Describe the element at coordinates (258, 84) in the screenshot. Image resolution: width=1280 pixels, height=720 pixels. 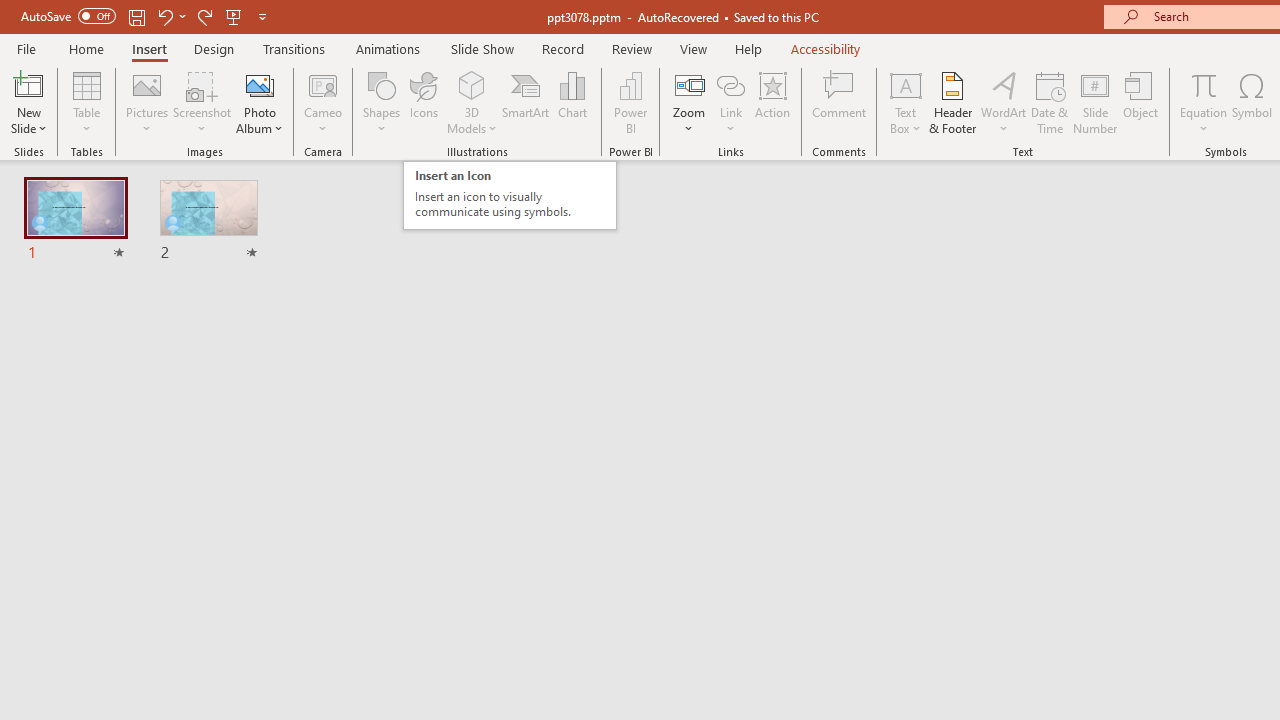
I see `'New Photo Album...'` at that location.